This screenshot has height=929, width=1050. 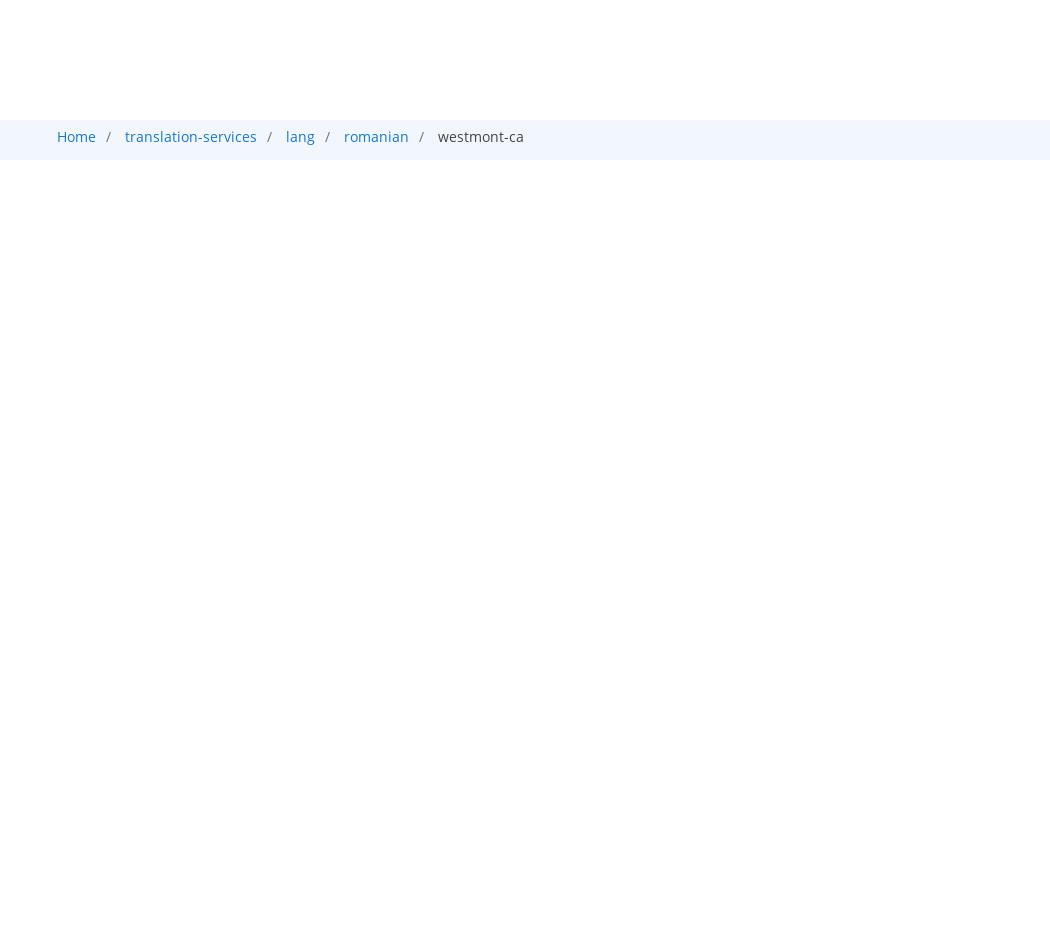 I want to click on 'Typing', so click(x=582, y=247).